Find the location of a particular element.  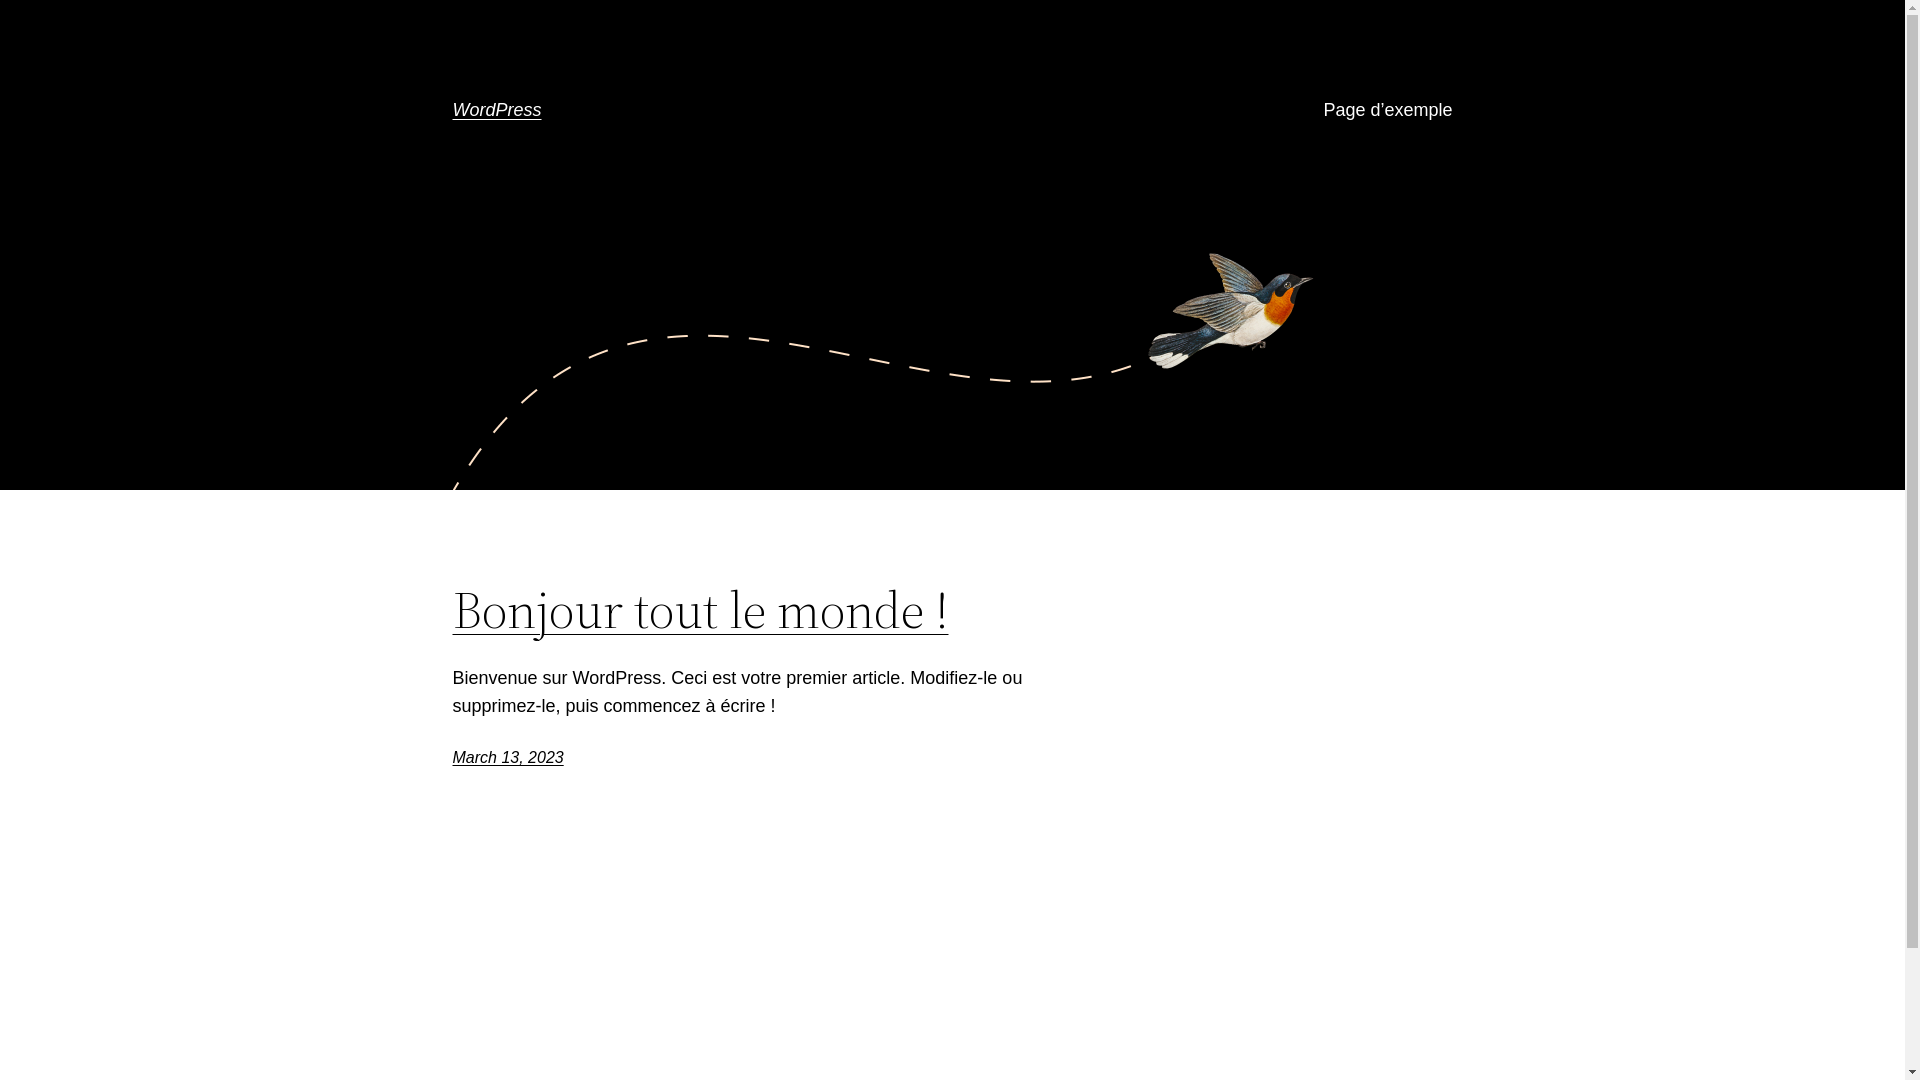

'WordPress' is located at coordinates (496, 110).